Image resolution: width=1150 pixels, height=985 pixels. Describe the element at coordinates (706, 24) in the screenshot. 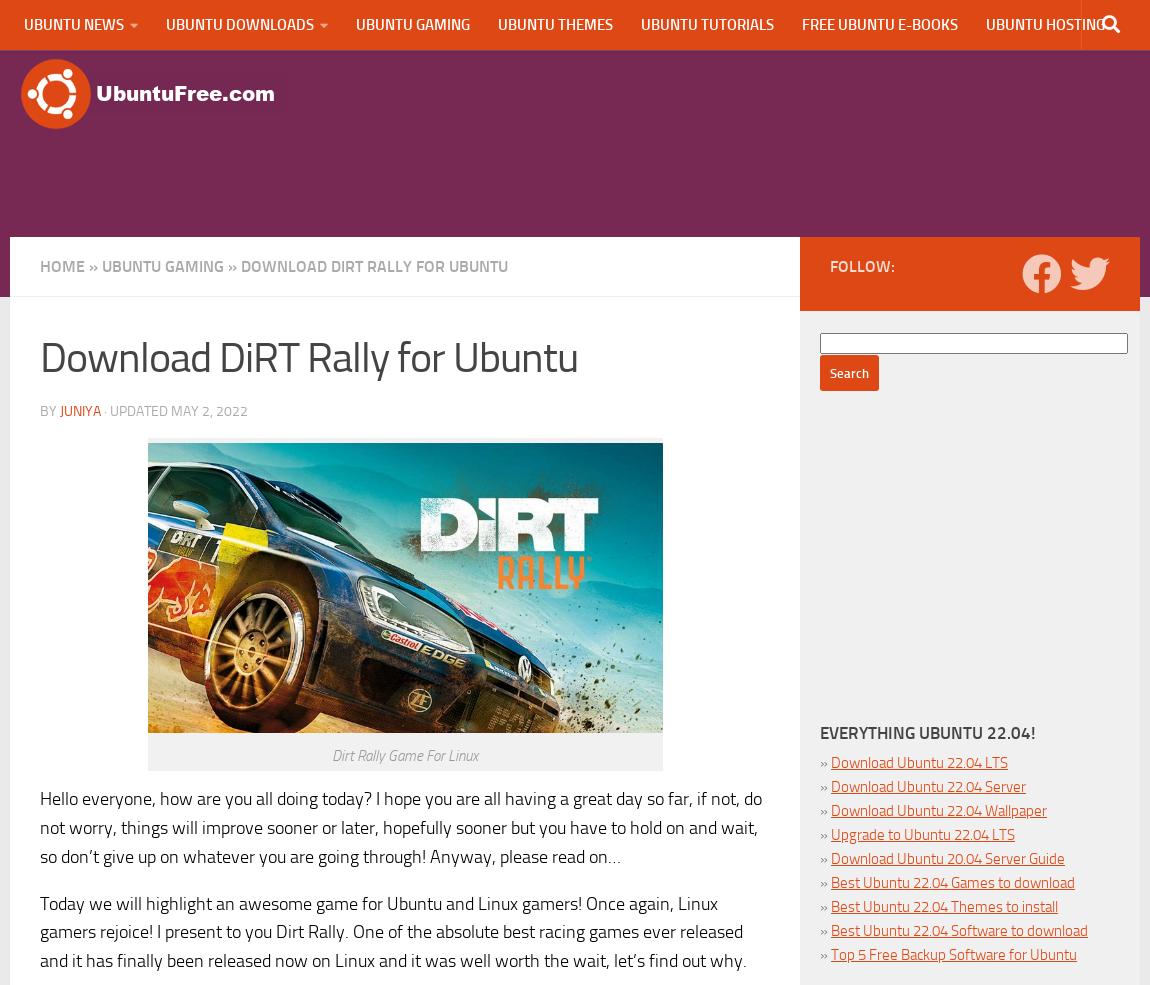

I see `'Ubuntu Tutorials'` at that location.